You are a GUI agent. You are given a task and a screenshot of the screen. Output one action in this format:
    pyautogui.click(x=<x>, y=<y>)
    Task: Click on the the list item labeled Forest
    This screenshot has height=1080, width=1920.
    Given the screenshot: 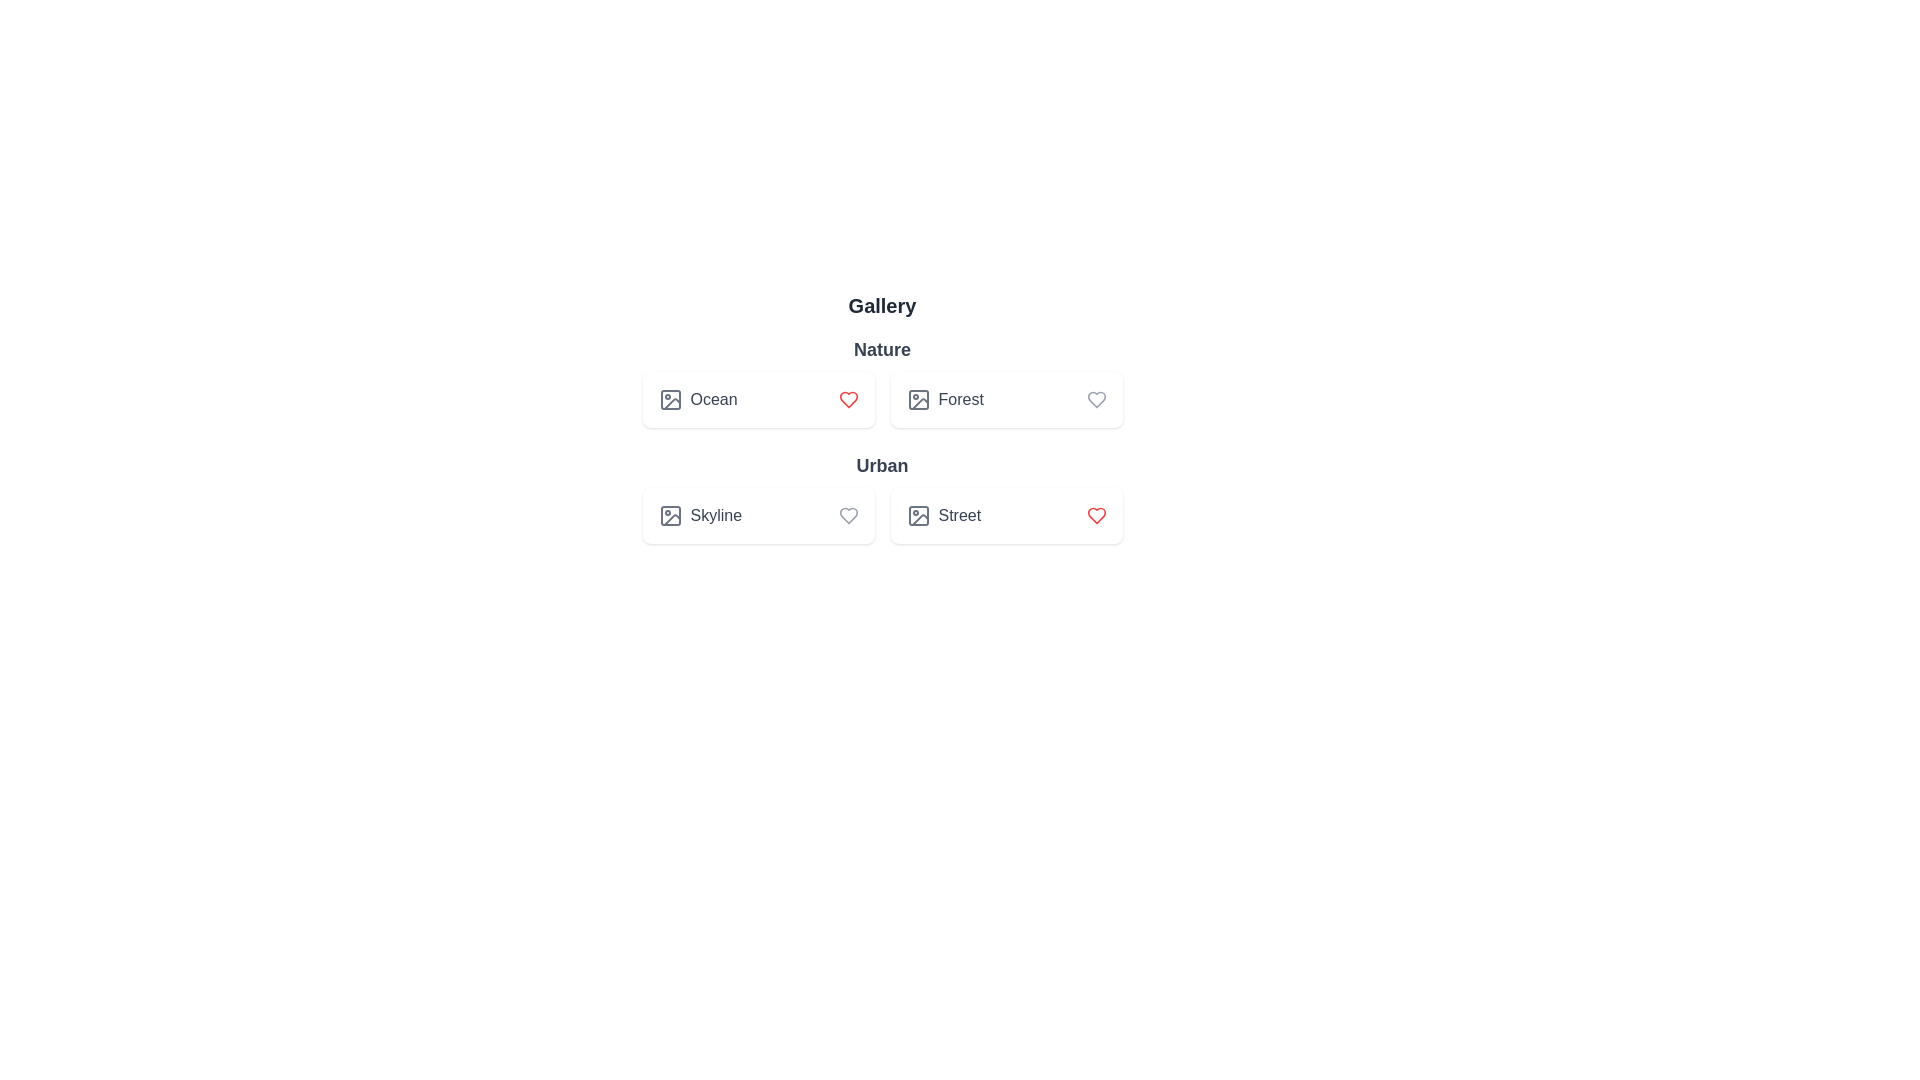 What is the action you would take?
    pyautogui.click(x=1006, y=400)
    